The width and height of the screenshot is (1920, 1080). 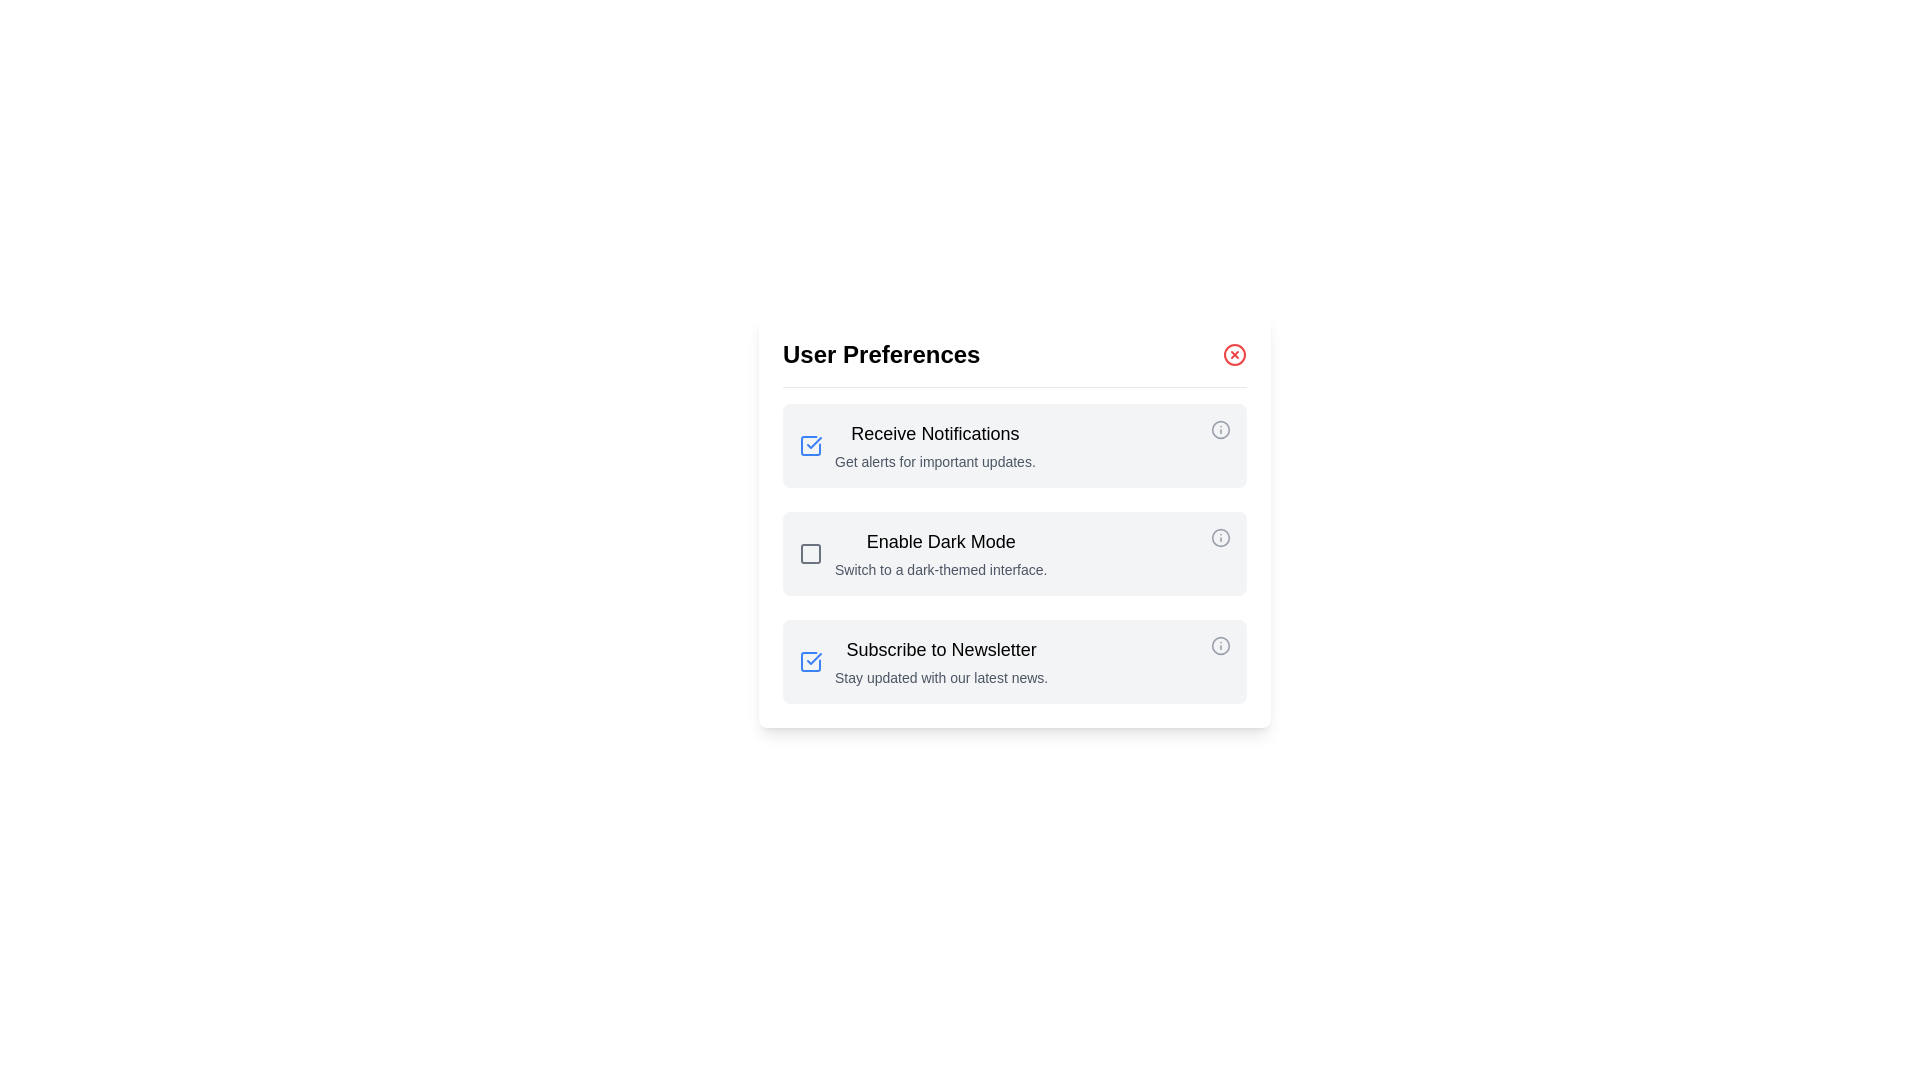 What do you see at coordinates (1219, 428) in the screenshot?
I see `the Informational Icon located in the top-right corner of the 'Receive Notifications' box` at bounding box center [1219, 428].